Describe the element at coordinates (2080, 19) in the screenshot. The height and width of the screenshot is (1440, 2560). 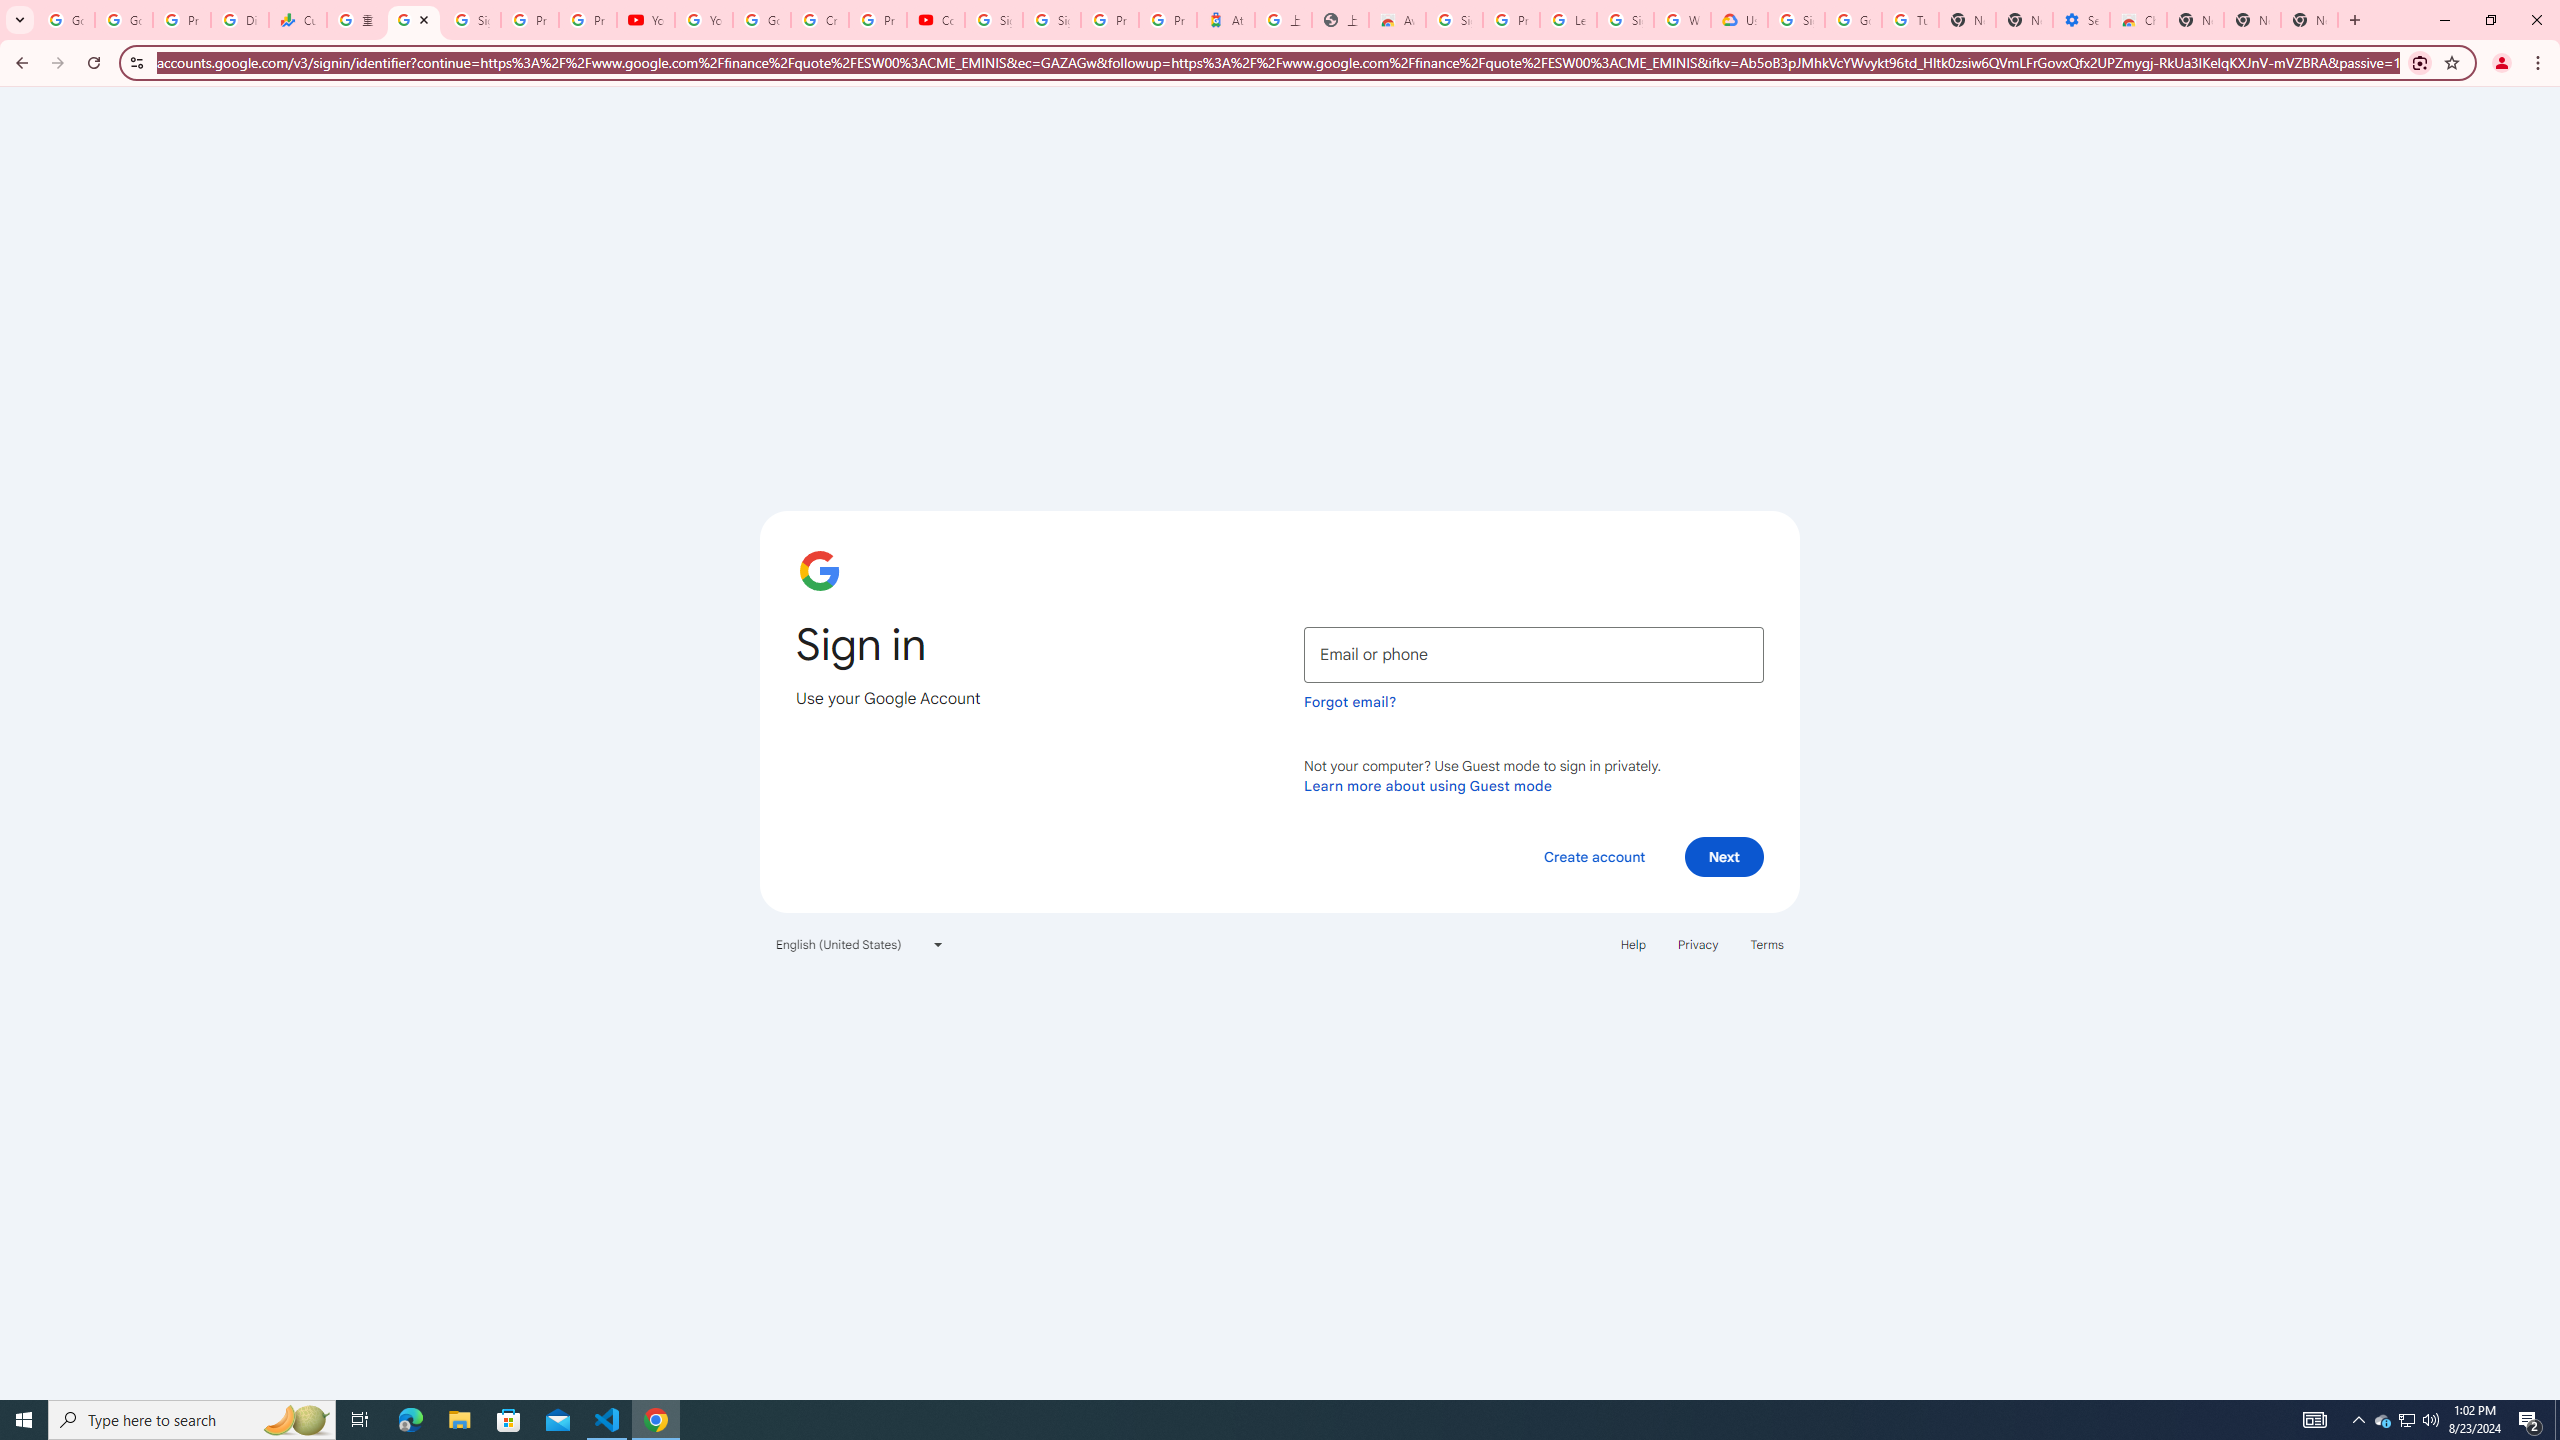
I see `'Settings - Accessibility'` at that location.